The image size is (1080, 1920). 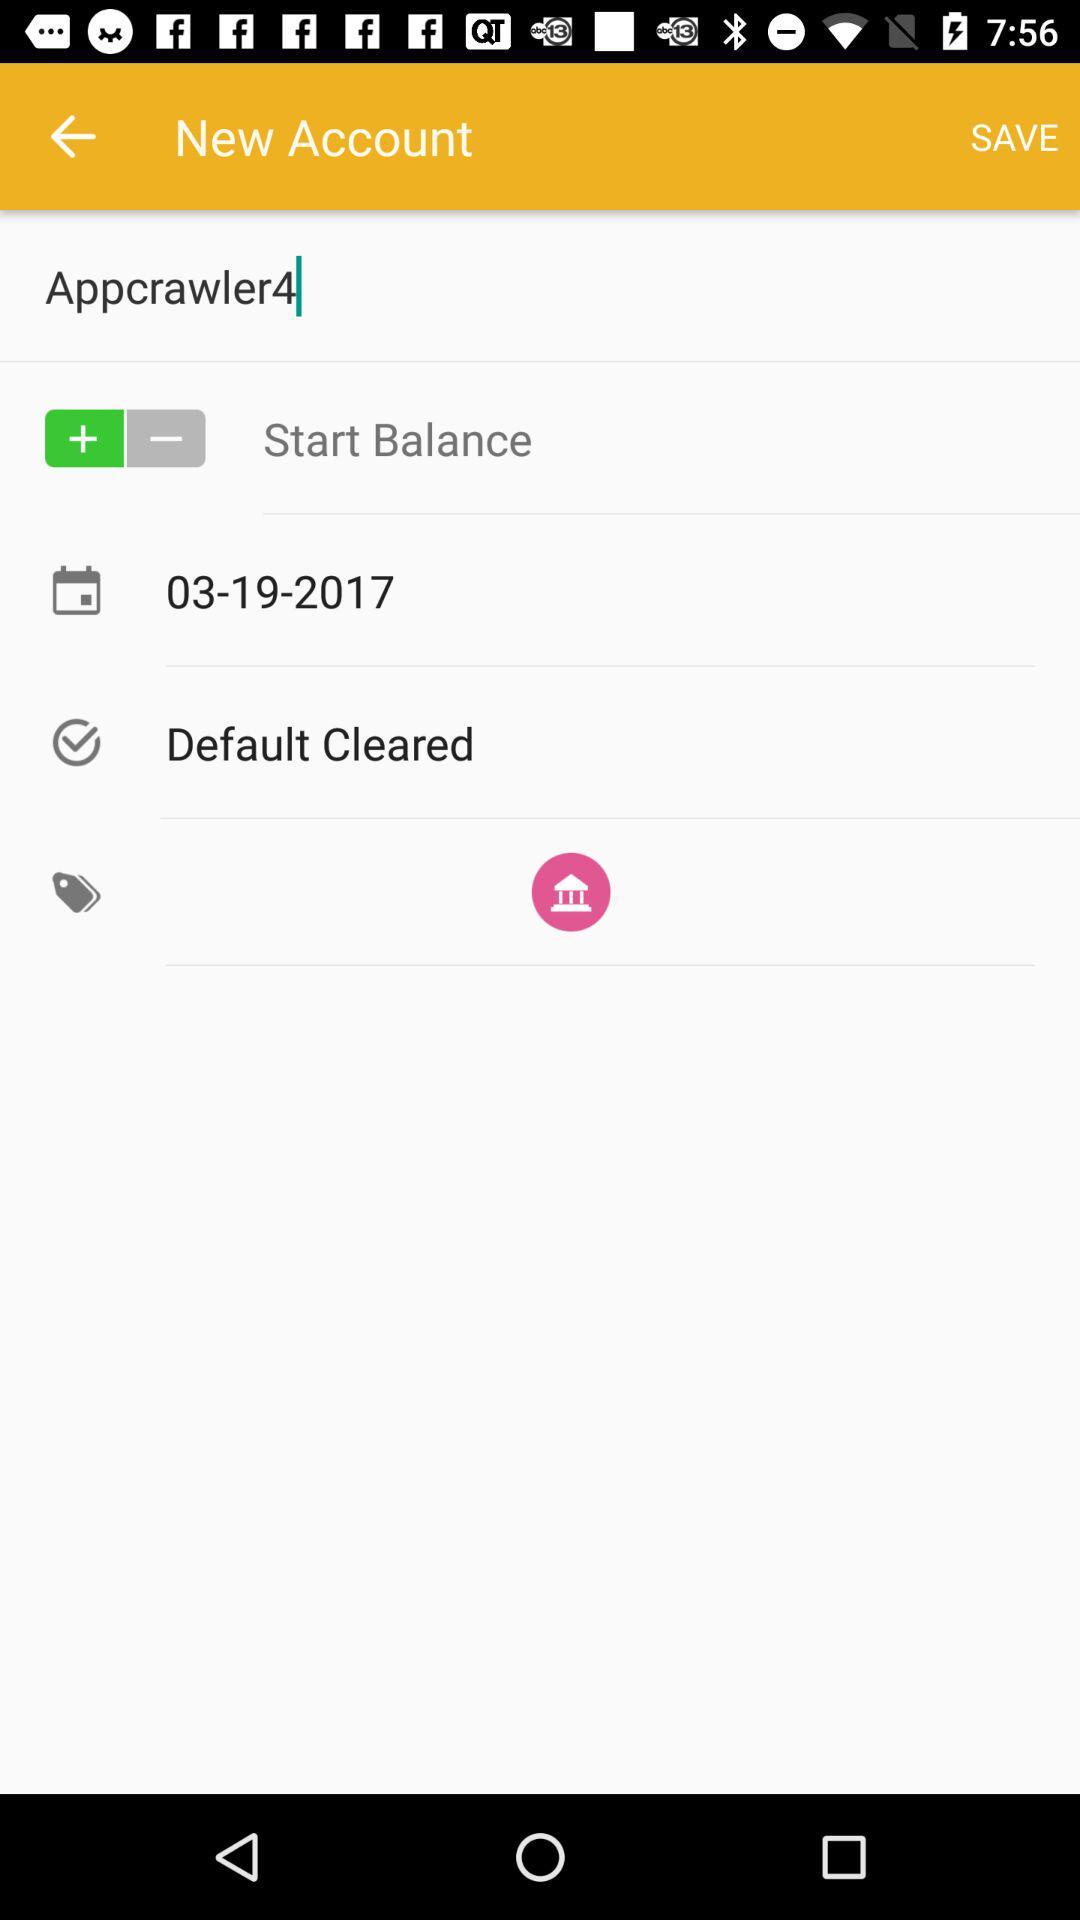 I want to click on save button, so click(x=1014, y=136).